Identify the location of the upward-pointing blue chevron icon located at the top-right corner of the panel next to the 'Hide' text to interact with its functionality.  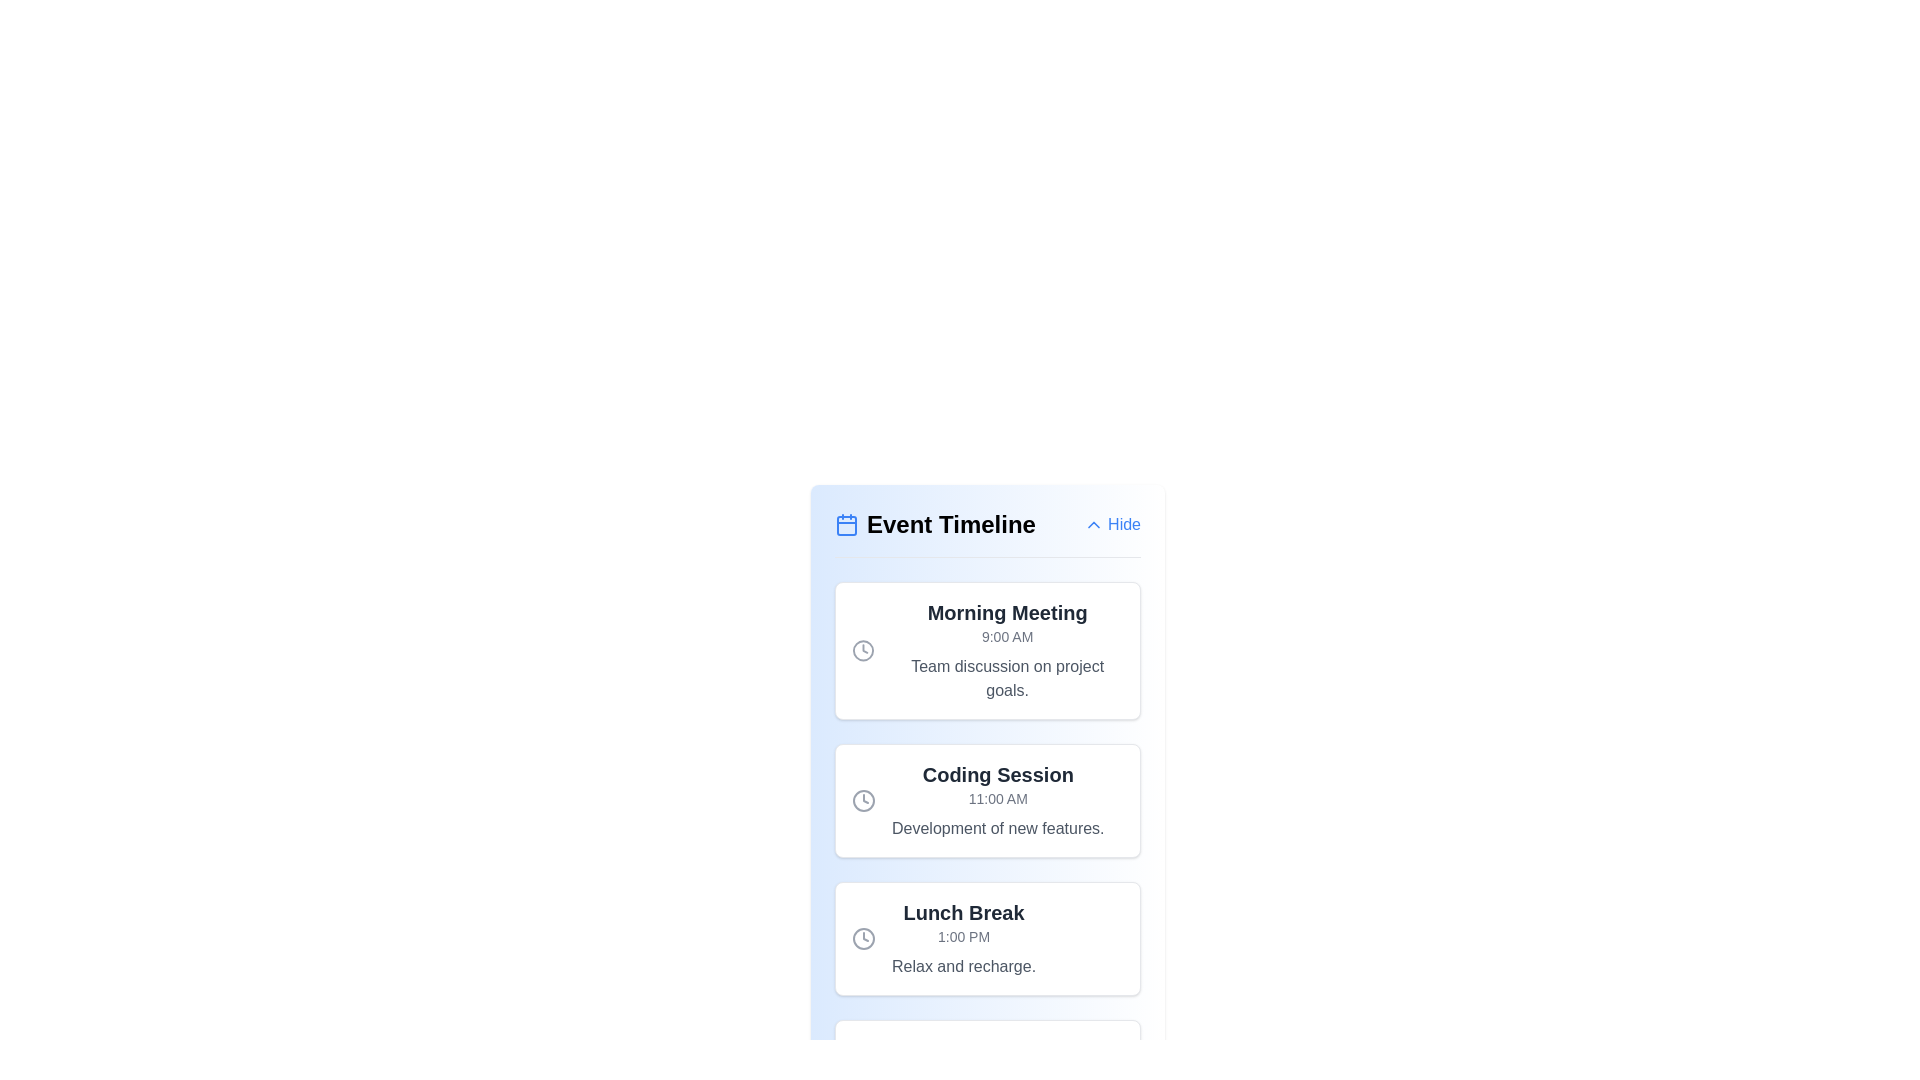
(1093, 523).